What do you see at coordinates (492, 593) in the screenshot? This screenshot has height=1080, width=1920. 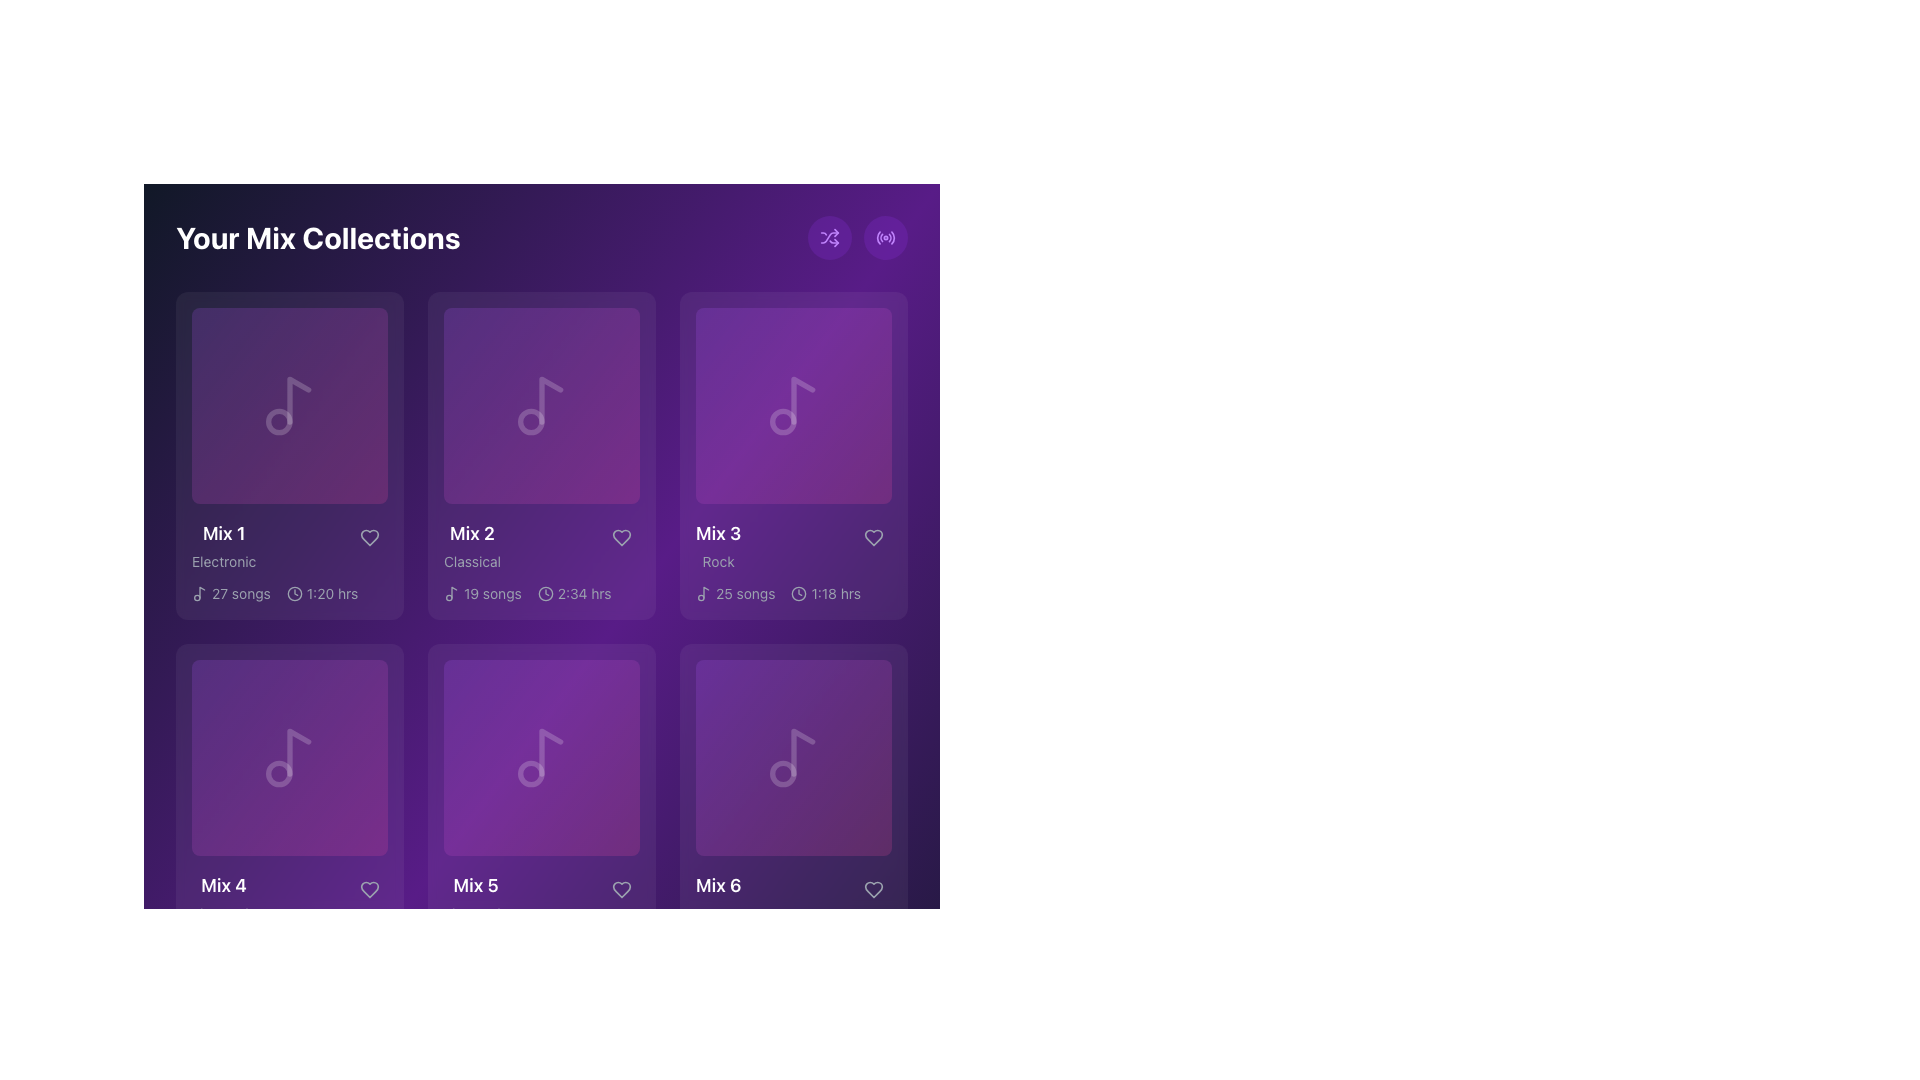 I see `text label that indicates the number of songs available in the 'Mix 2' collection, located in the lower part of the second card in the first row of the music collection grid, adjacent to a small music note icon and above duration information` at bounding box center [492, 593].